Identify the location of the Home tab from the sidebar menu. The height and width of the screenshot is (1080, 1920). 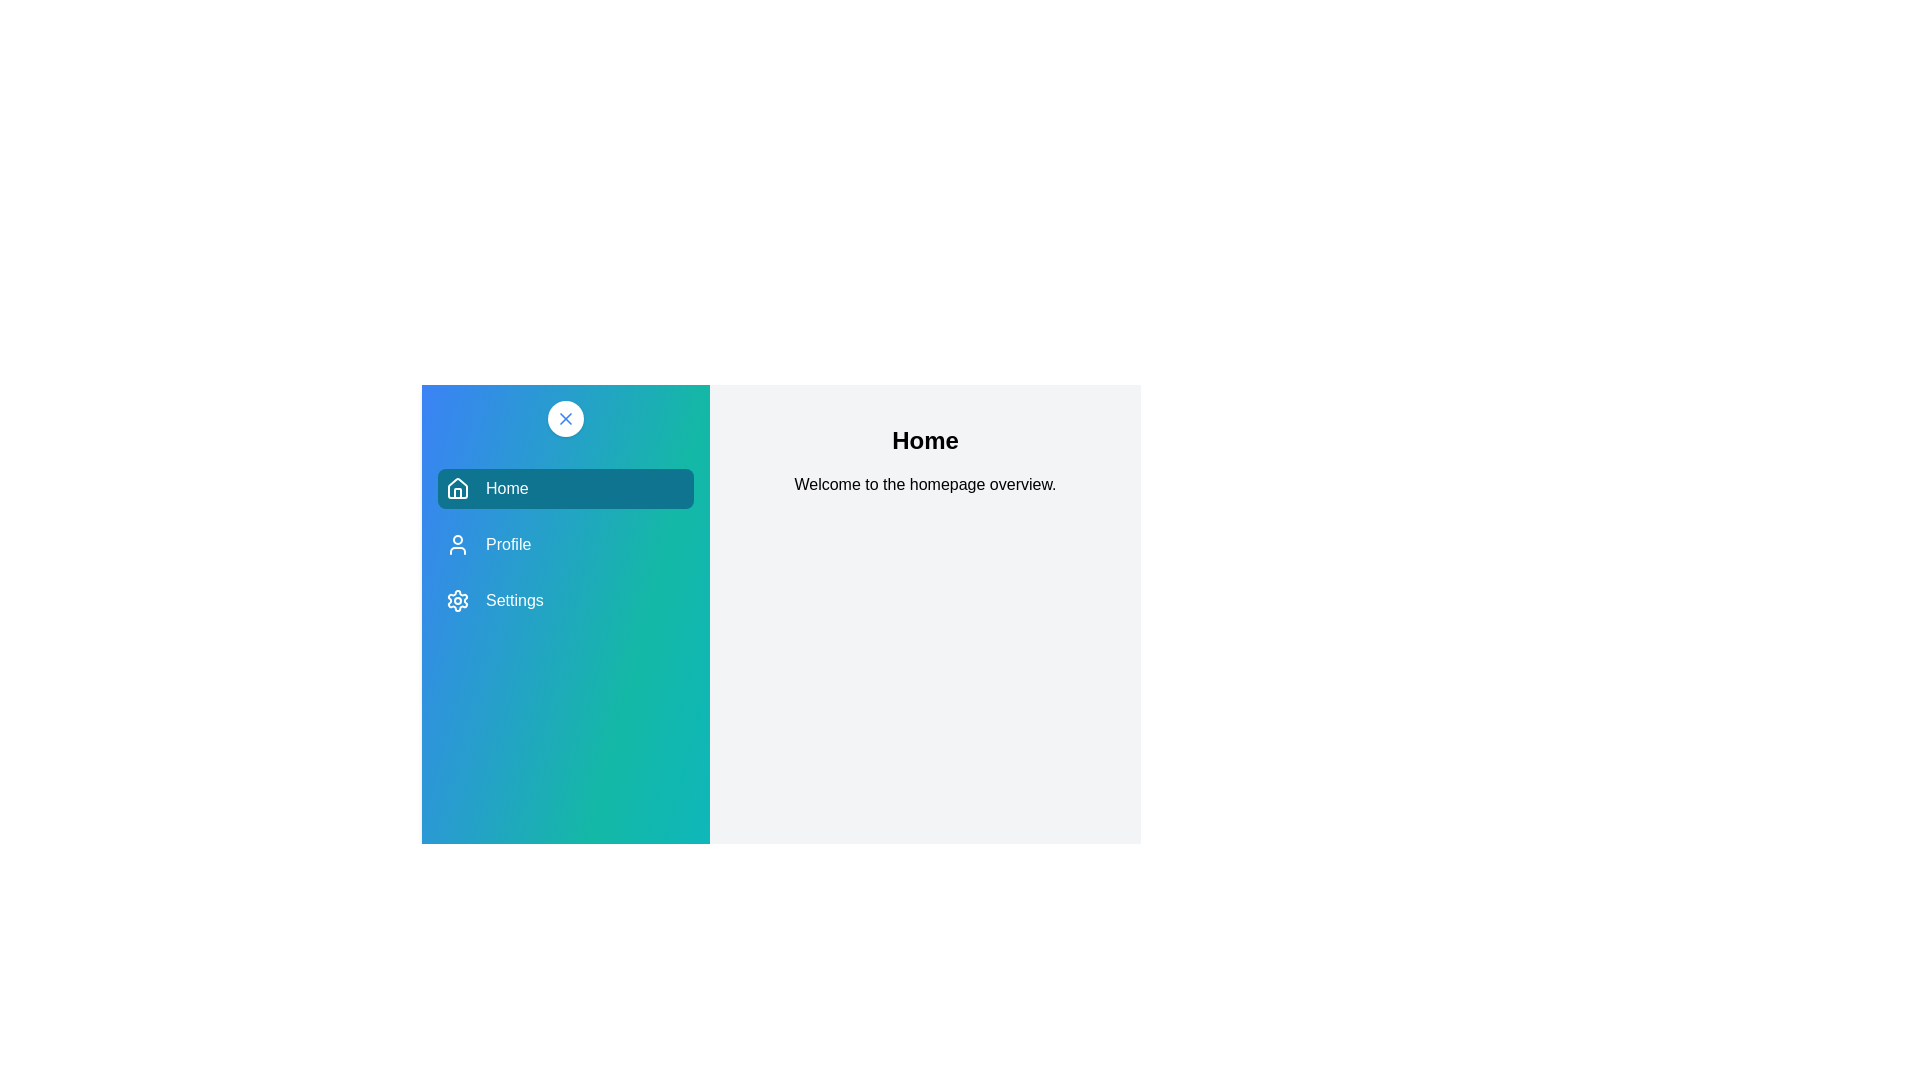
(565, 489).